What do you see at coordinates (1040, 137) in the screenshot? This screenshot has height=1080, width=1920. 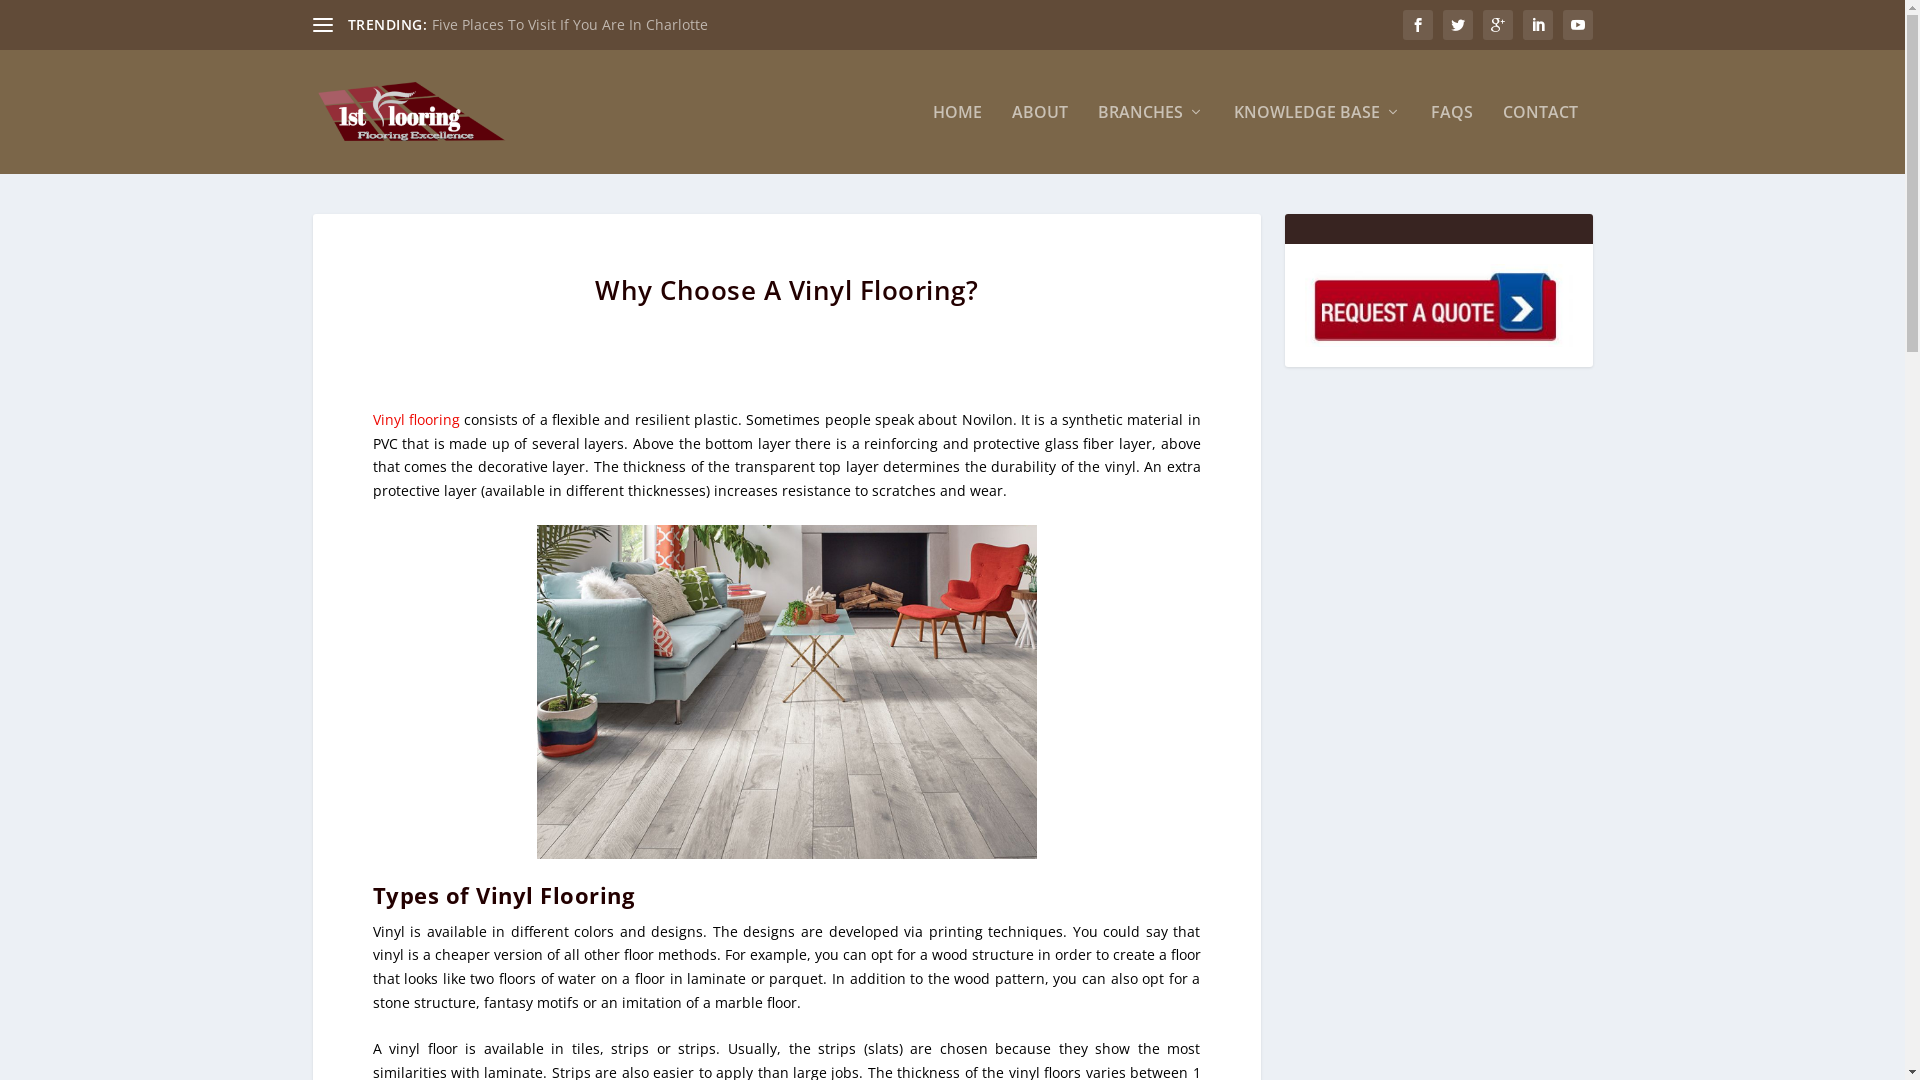 I see `'ABOUT'` at bounding box center [1040, 137].